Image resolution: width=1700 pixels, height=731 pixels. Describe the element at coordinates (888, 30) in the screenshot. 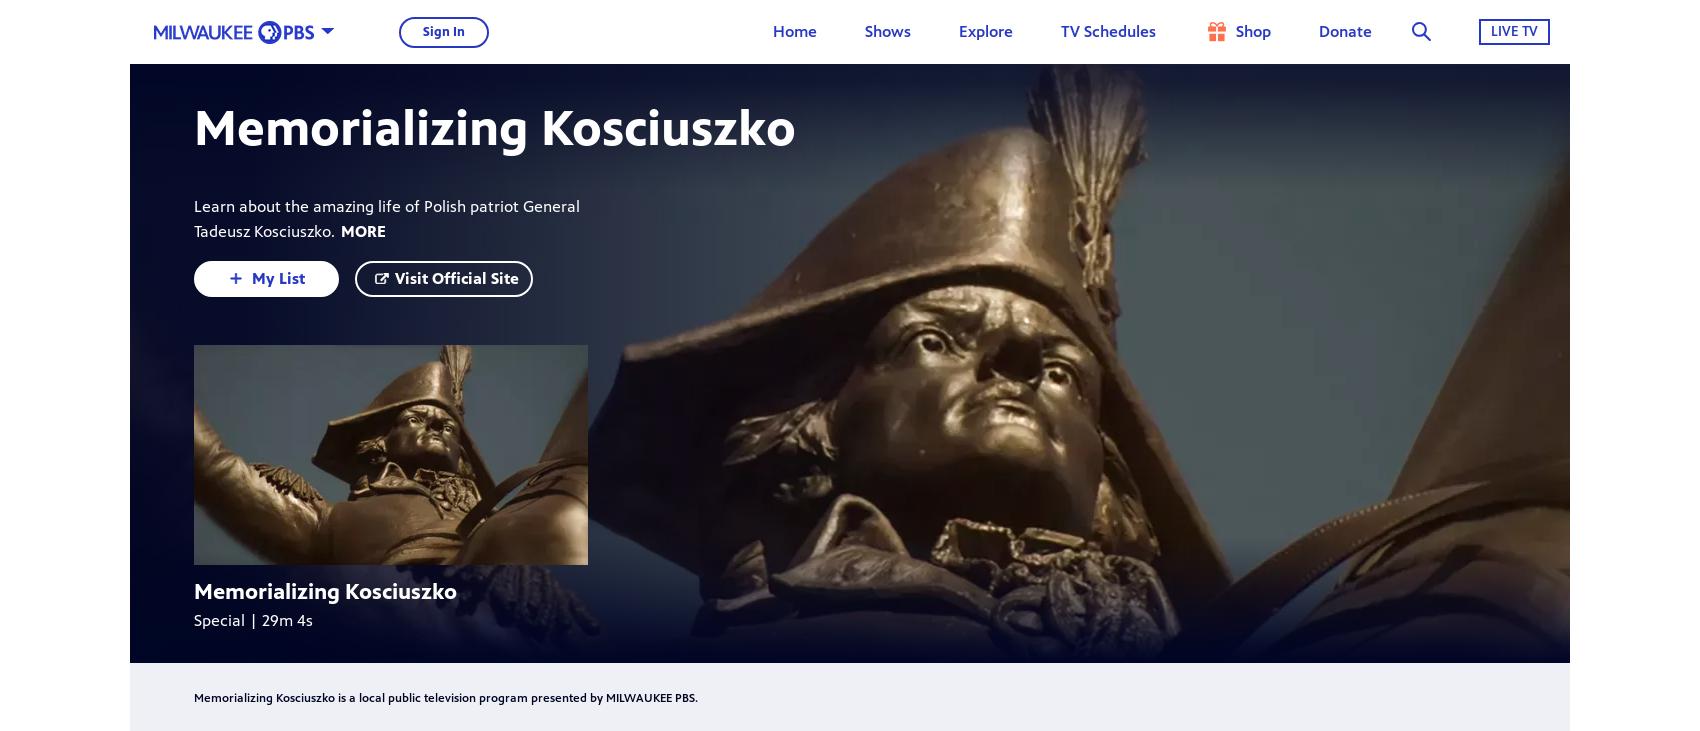

I see `'Shows'` at that location.